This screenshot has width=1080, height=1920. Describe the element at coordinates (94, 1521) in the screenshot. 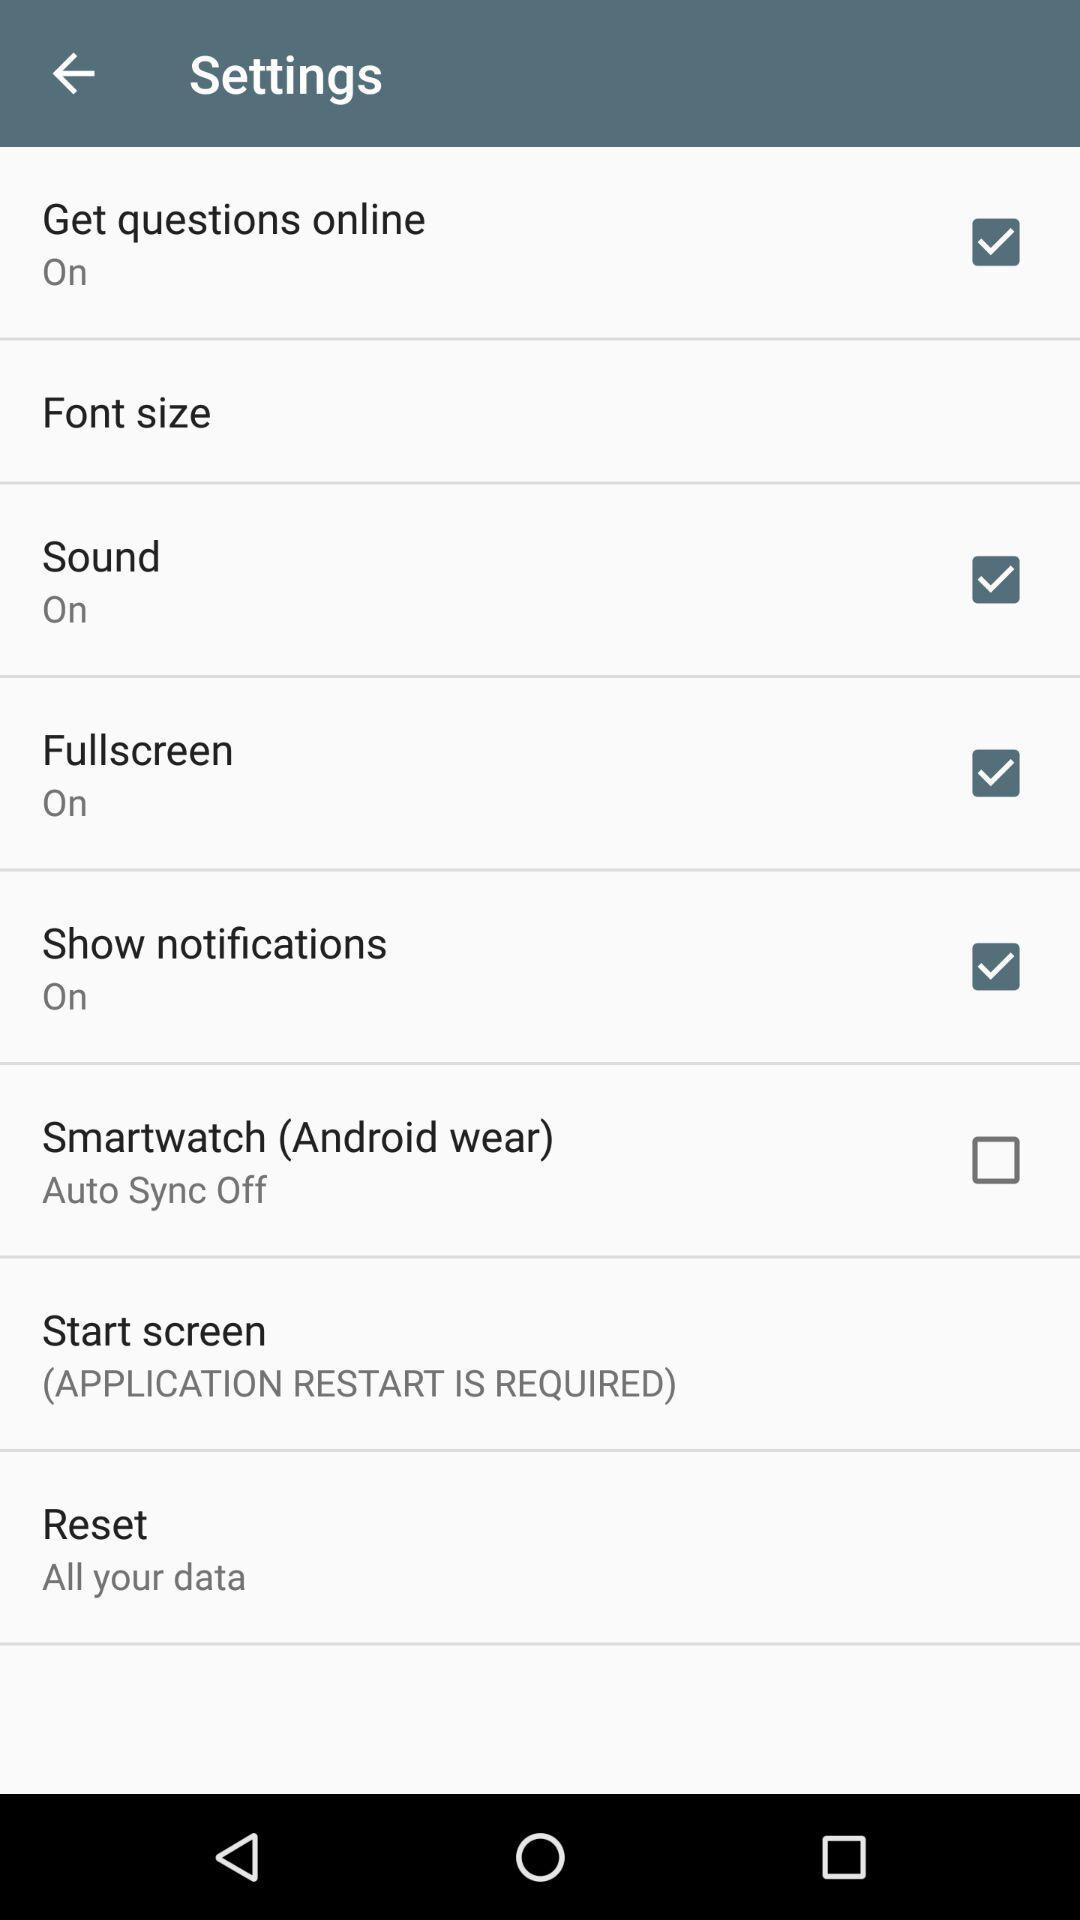

I see `the reset` at that location.